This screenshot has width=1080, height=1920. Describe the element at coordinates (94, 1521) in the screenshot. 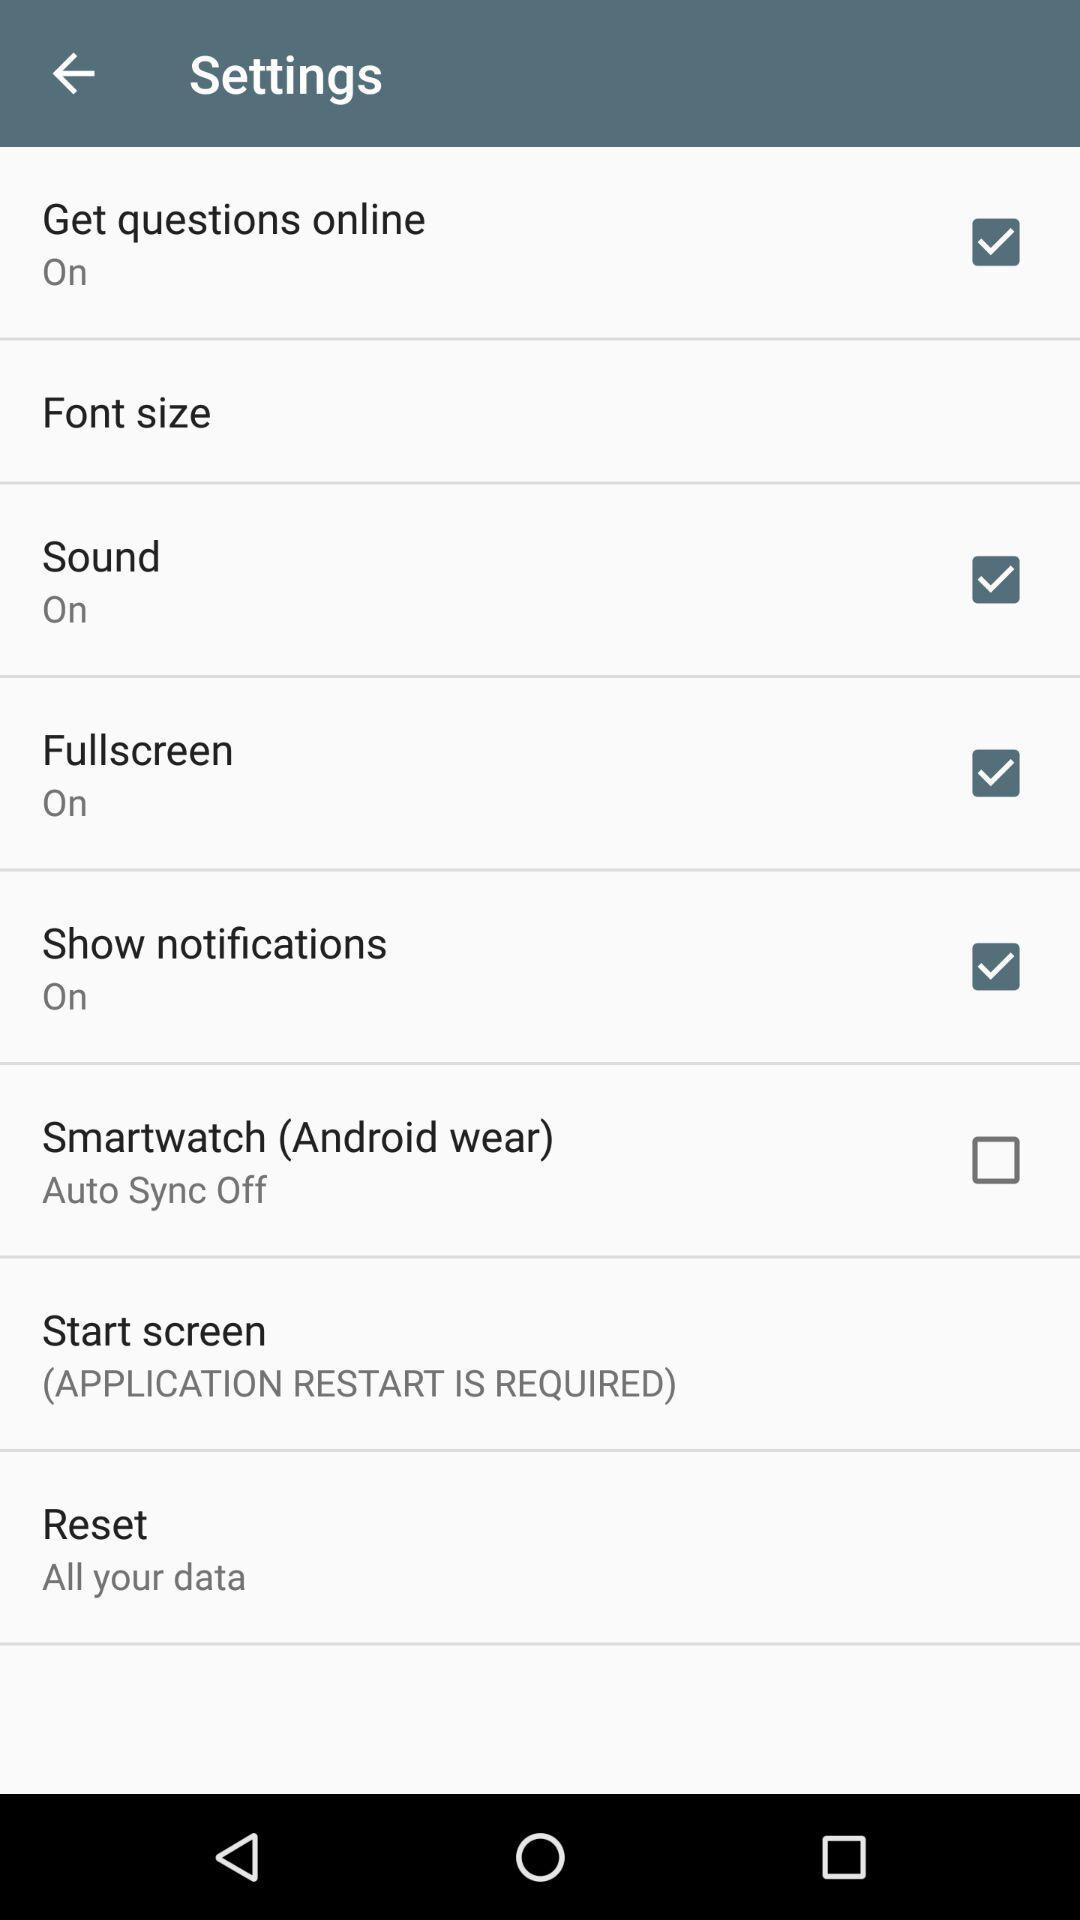

I see `the reset` at that location.